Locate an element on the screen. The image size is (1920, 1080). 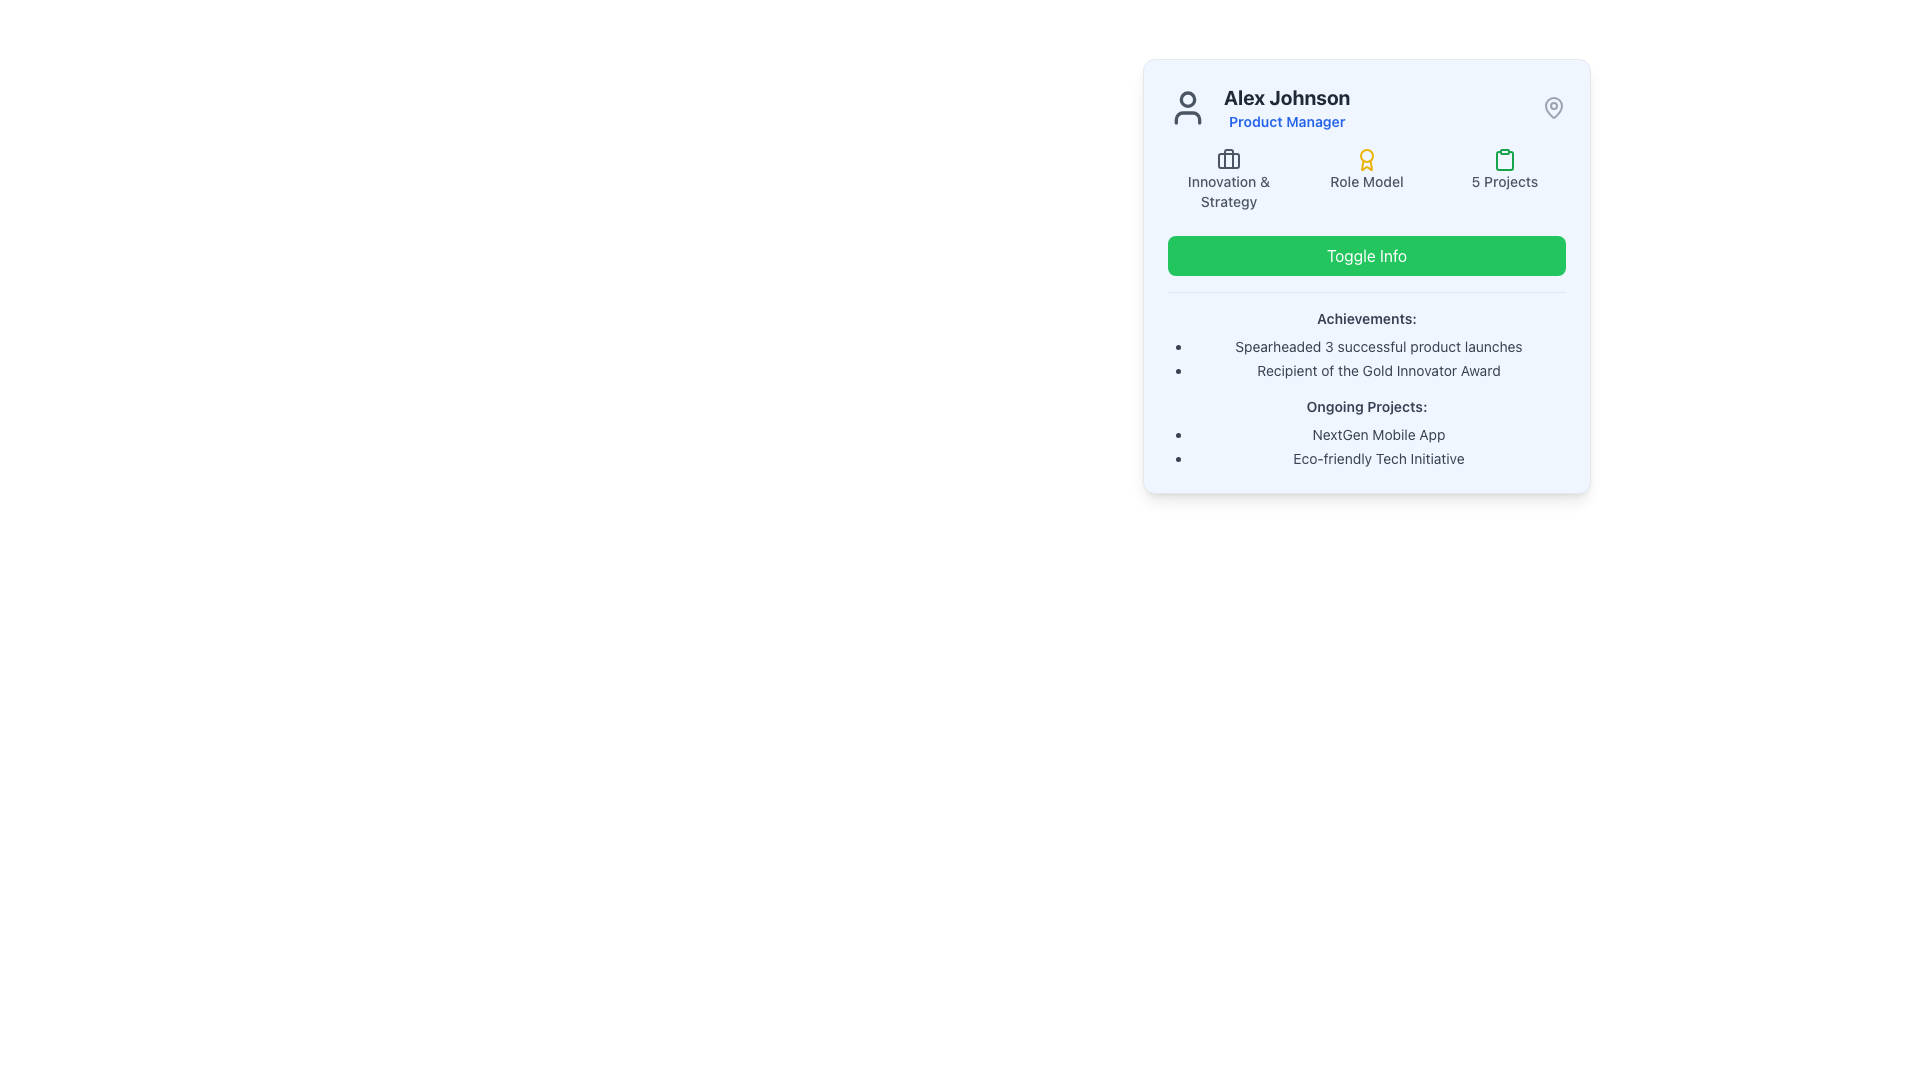
the small map pin icon located at the top-right corner of the user information card displaying 'Alex Johnson', styled with a light gray stroke outline and no fill is located at coordinates (1553, 108).